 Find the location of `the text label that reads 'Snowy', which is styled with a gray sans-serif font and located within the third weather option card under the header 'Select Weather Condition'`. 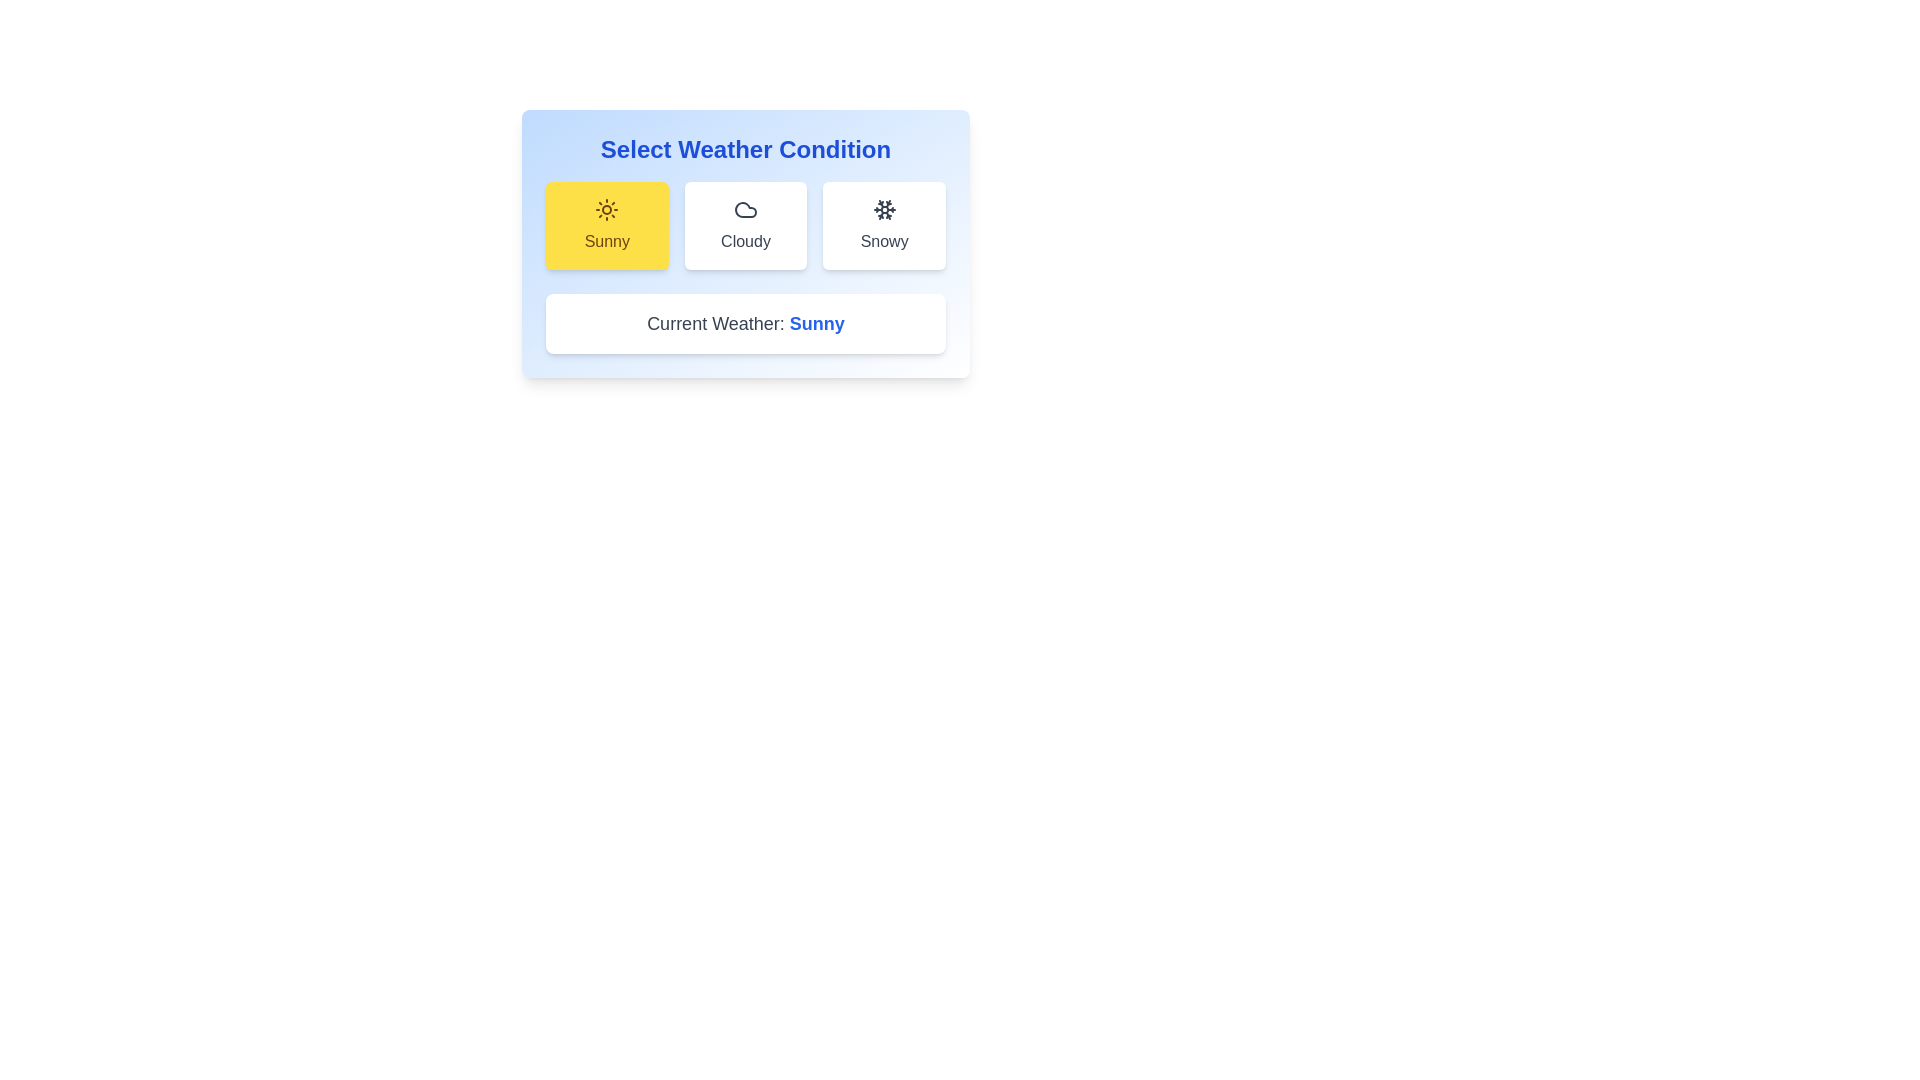

the text label that reads 'Snowy', which is styled with a gray sans-serif font and located within the third weather option card under the header 'Select Weather Condition' is located at coordinates (883, 241).